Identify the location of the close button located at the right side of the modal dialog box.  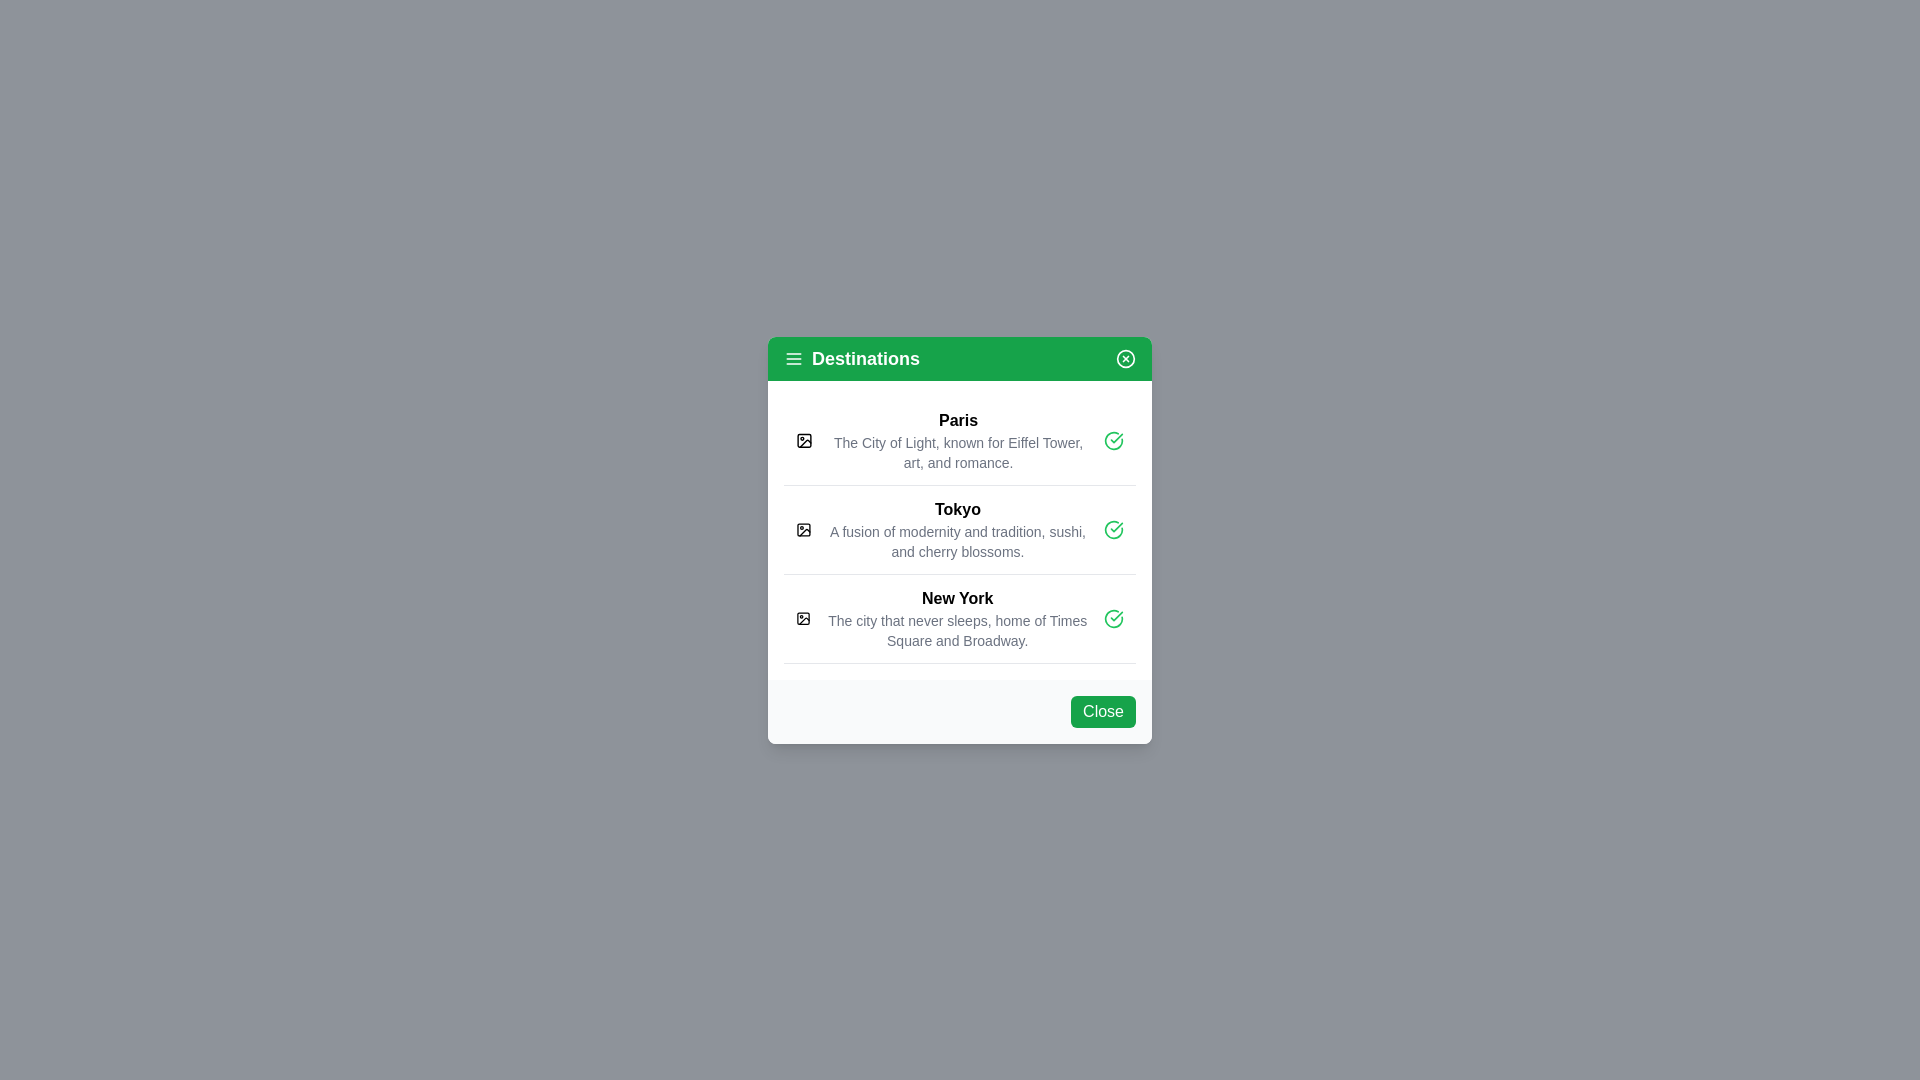
(1102, 710).